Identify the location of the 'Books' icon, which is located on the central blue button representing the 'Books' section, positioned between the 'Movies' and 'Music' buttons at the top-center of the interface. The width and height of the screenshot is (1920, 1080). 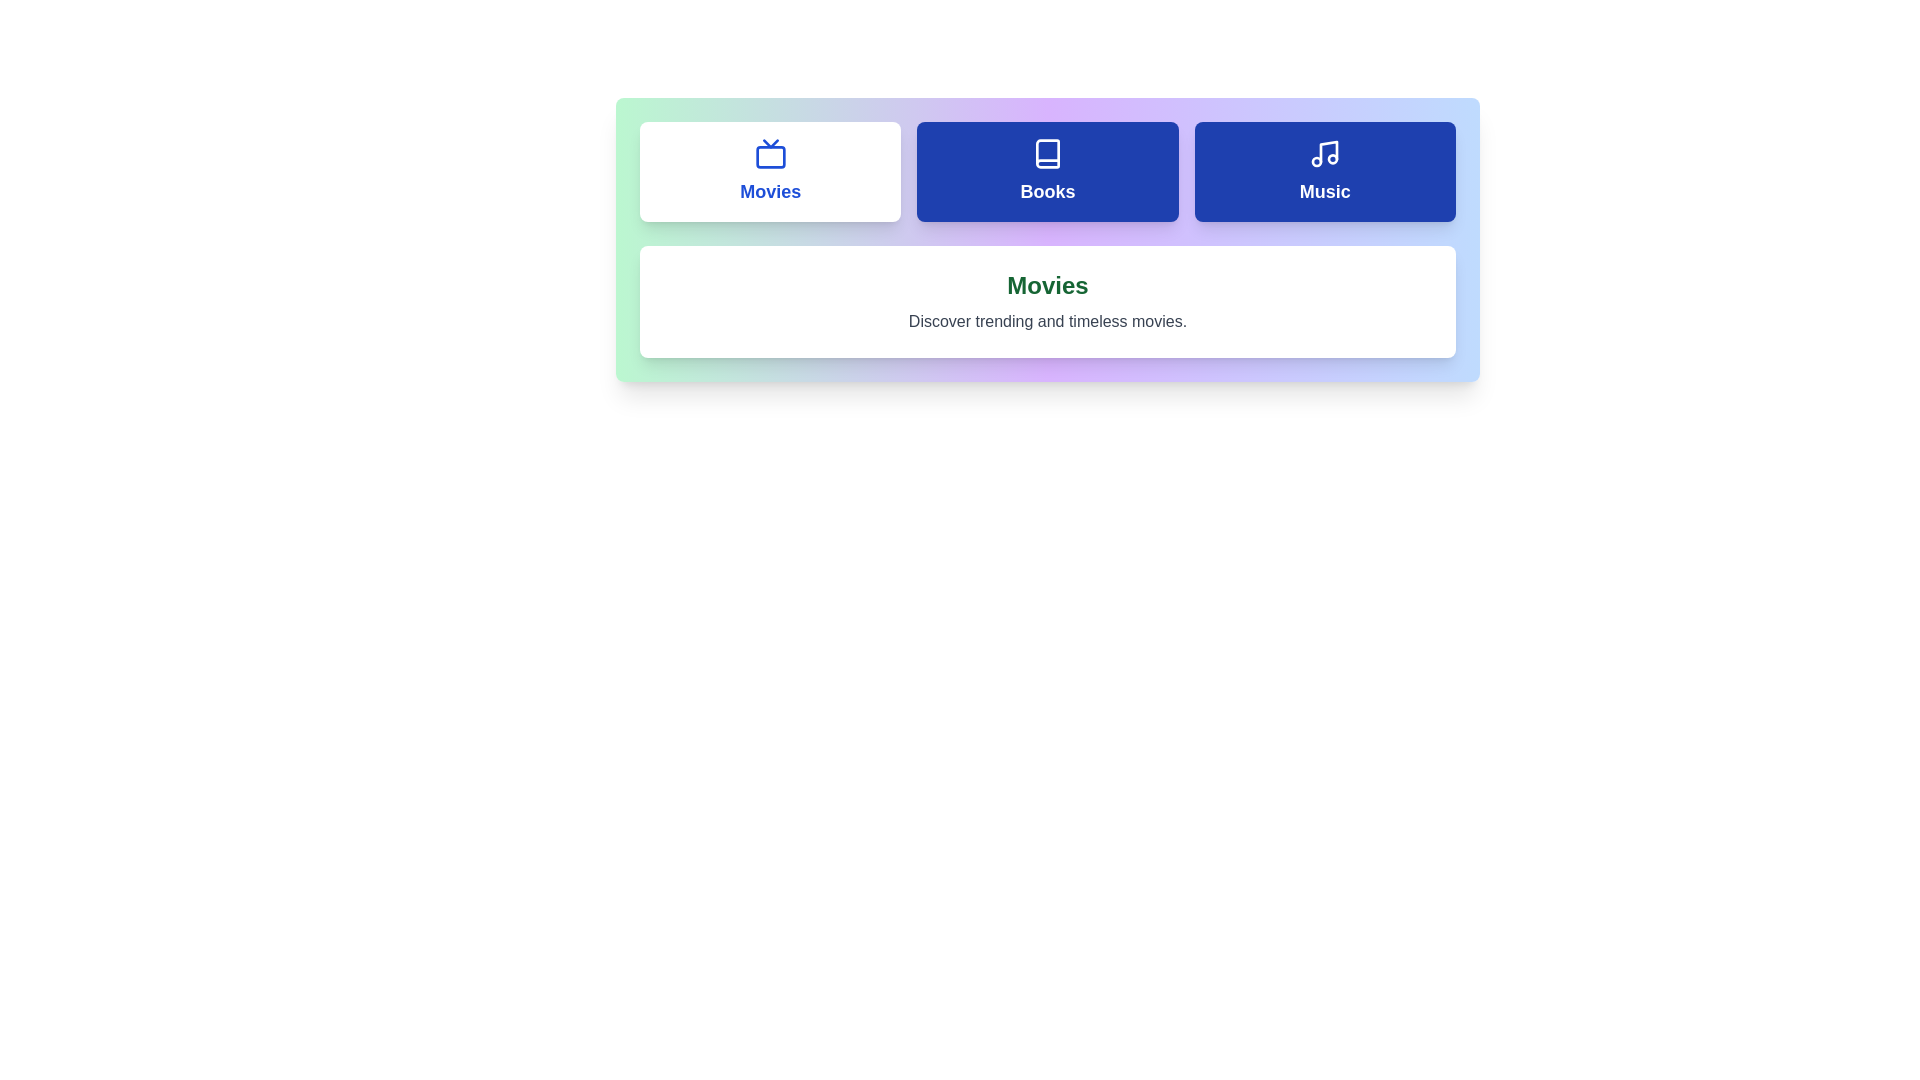
(1046, 153).